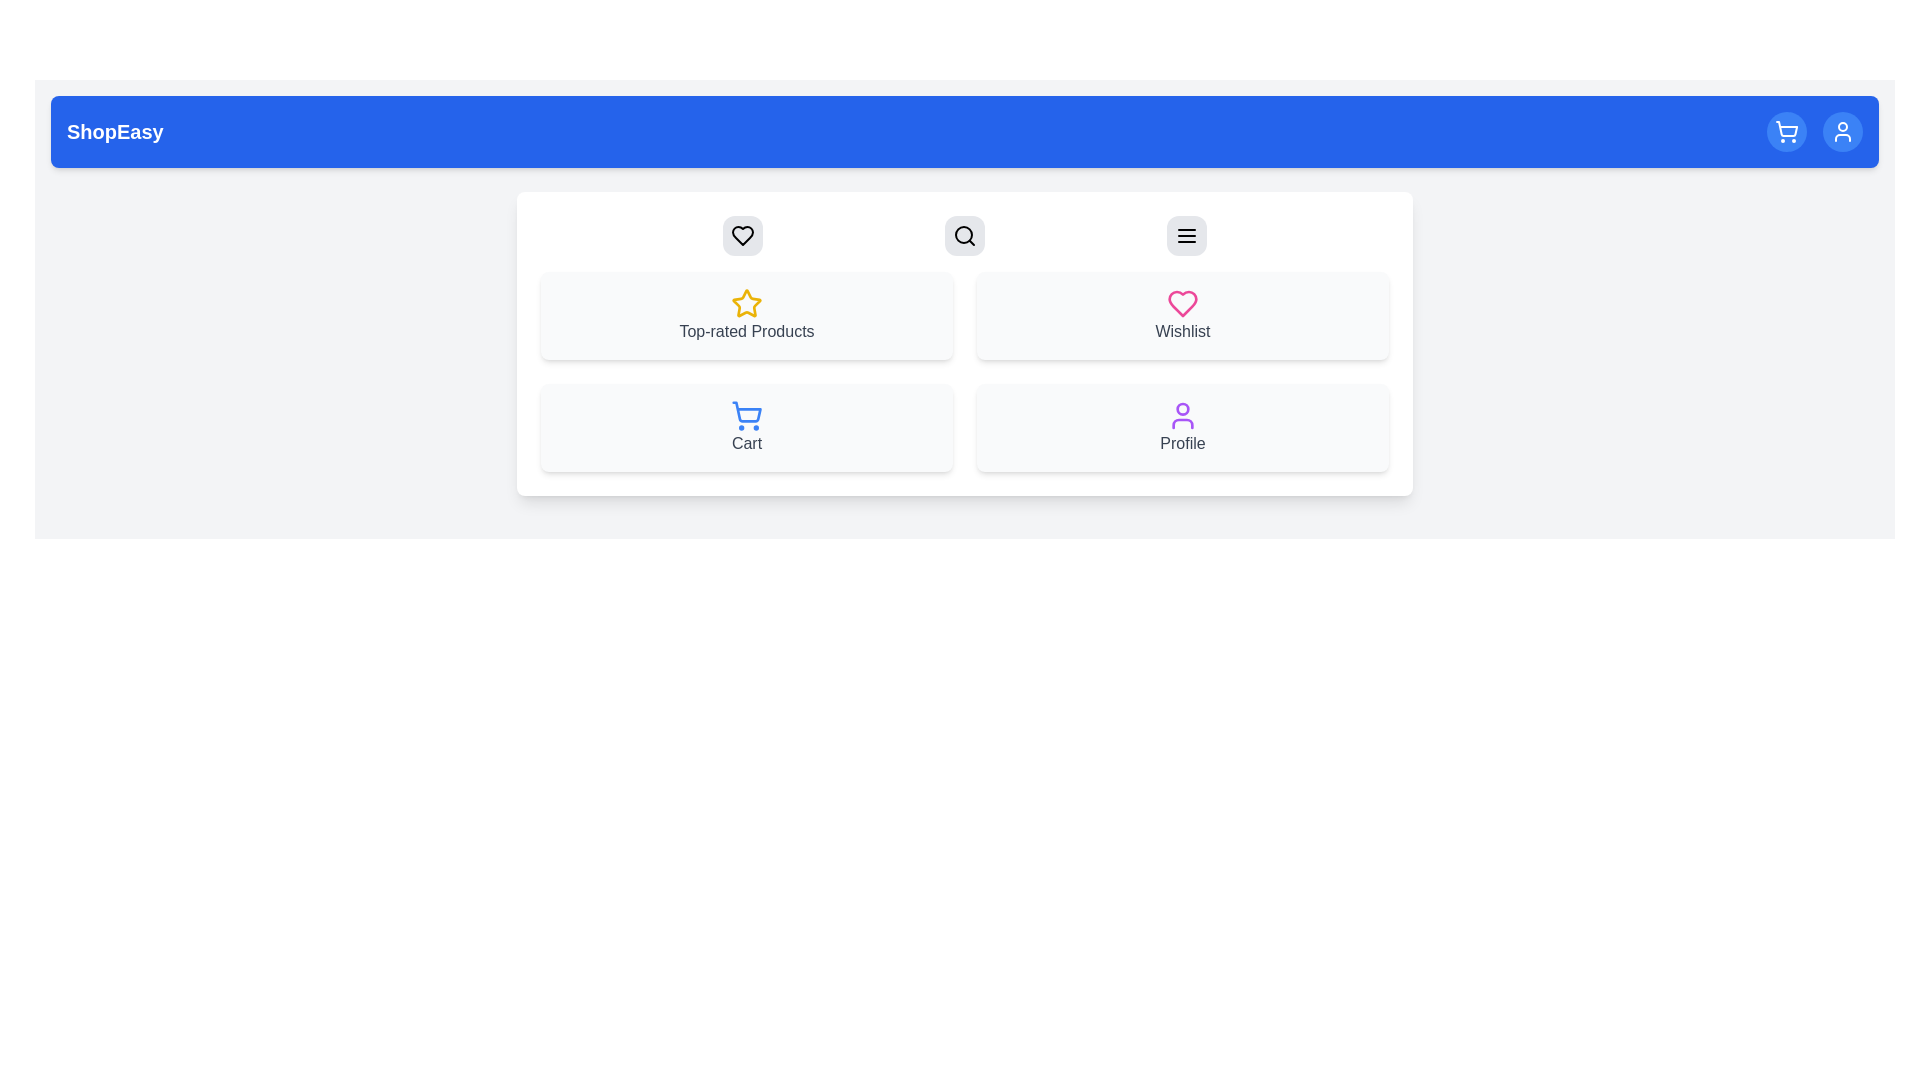 The height and width of the screenshot is (1080, 1920). What do you see at coordinates (746, 315) in the screenshot?
I see `the top-left card in the grid layout` at bounding box center [746, 315].